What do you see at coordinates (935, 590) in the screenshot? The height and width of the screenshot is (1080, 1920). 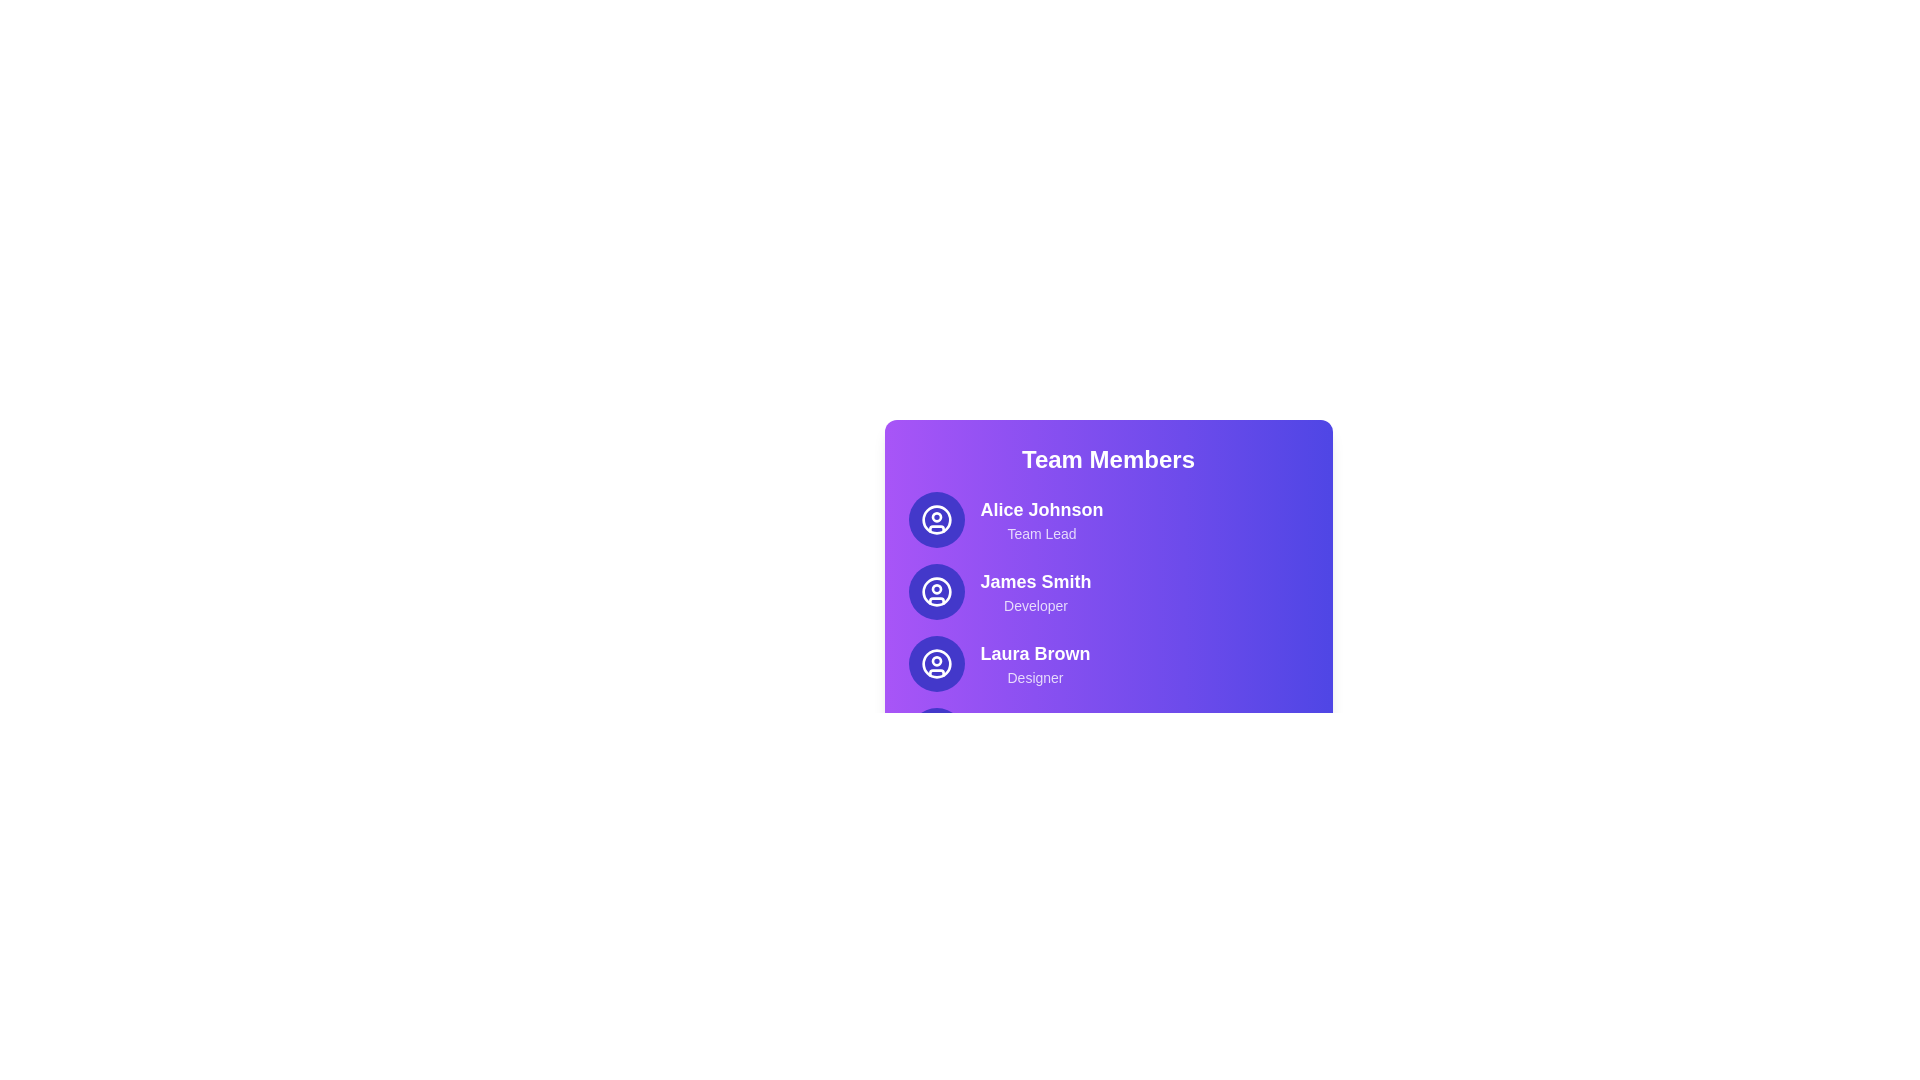 I see `the user icon styled as a circular badge with an inner user silhouette, which is the second element in a vertical list of team members under the header 'Team Members'` at bounding box center [935, 590].